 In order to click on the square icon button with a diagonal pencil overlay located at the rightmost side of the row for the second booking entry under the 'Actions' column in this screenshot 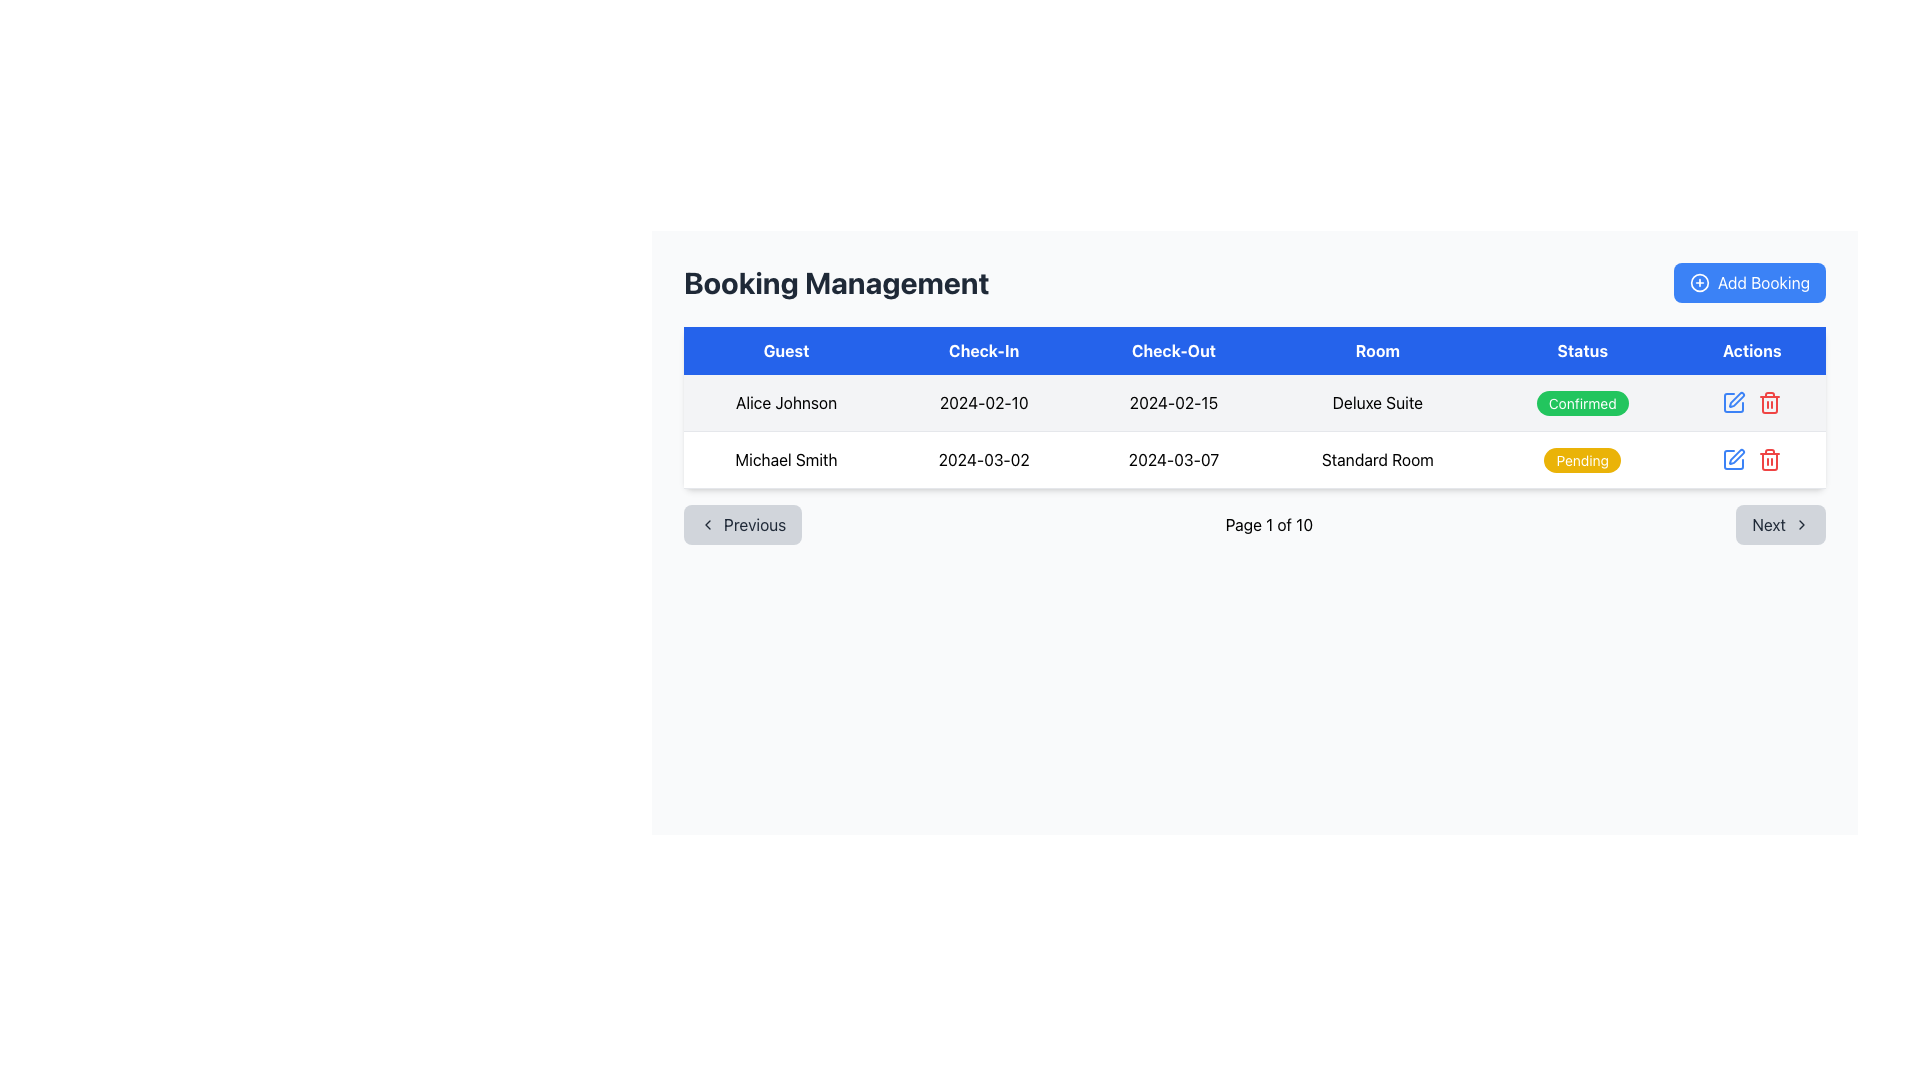, I will do `click(1733, 459)`.